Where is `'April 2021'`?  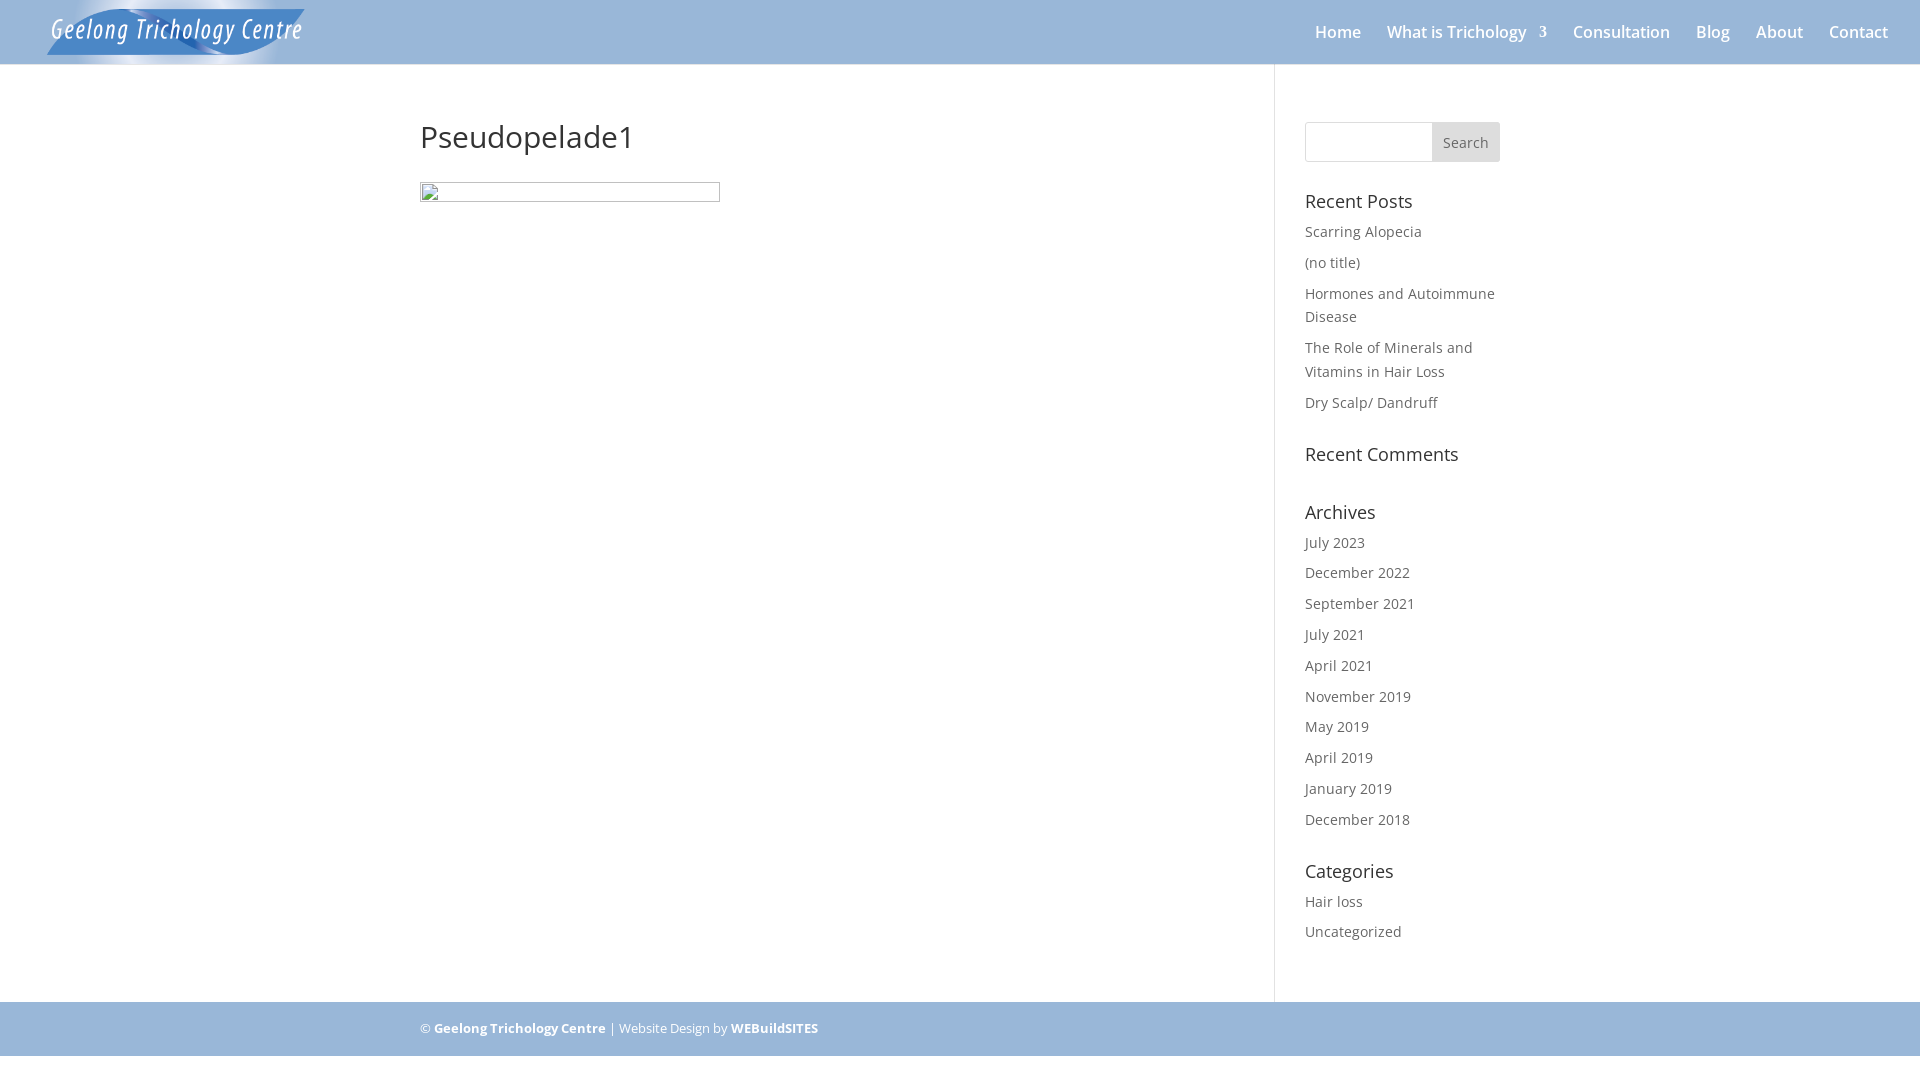 'April 2021' is located at coordinates (1339, 665).